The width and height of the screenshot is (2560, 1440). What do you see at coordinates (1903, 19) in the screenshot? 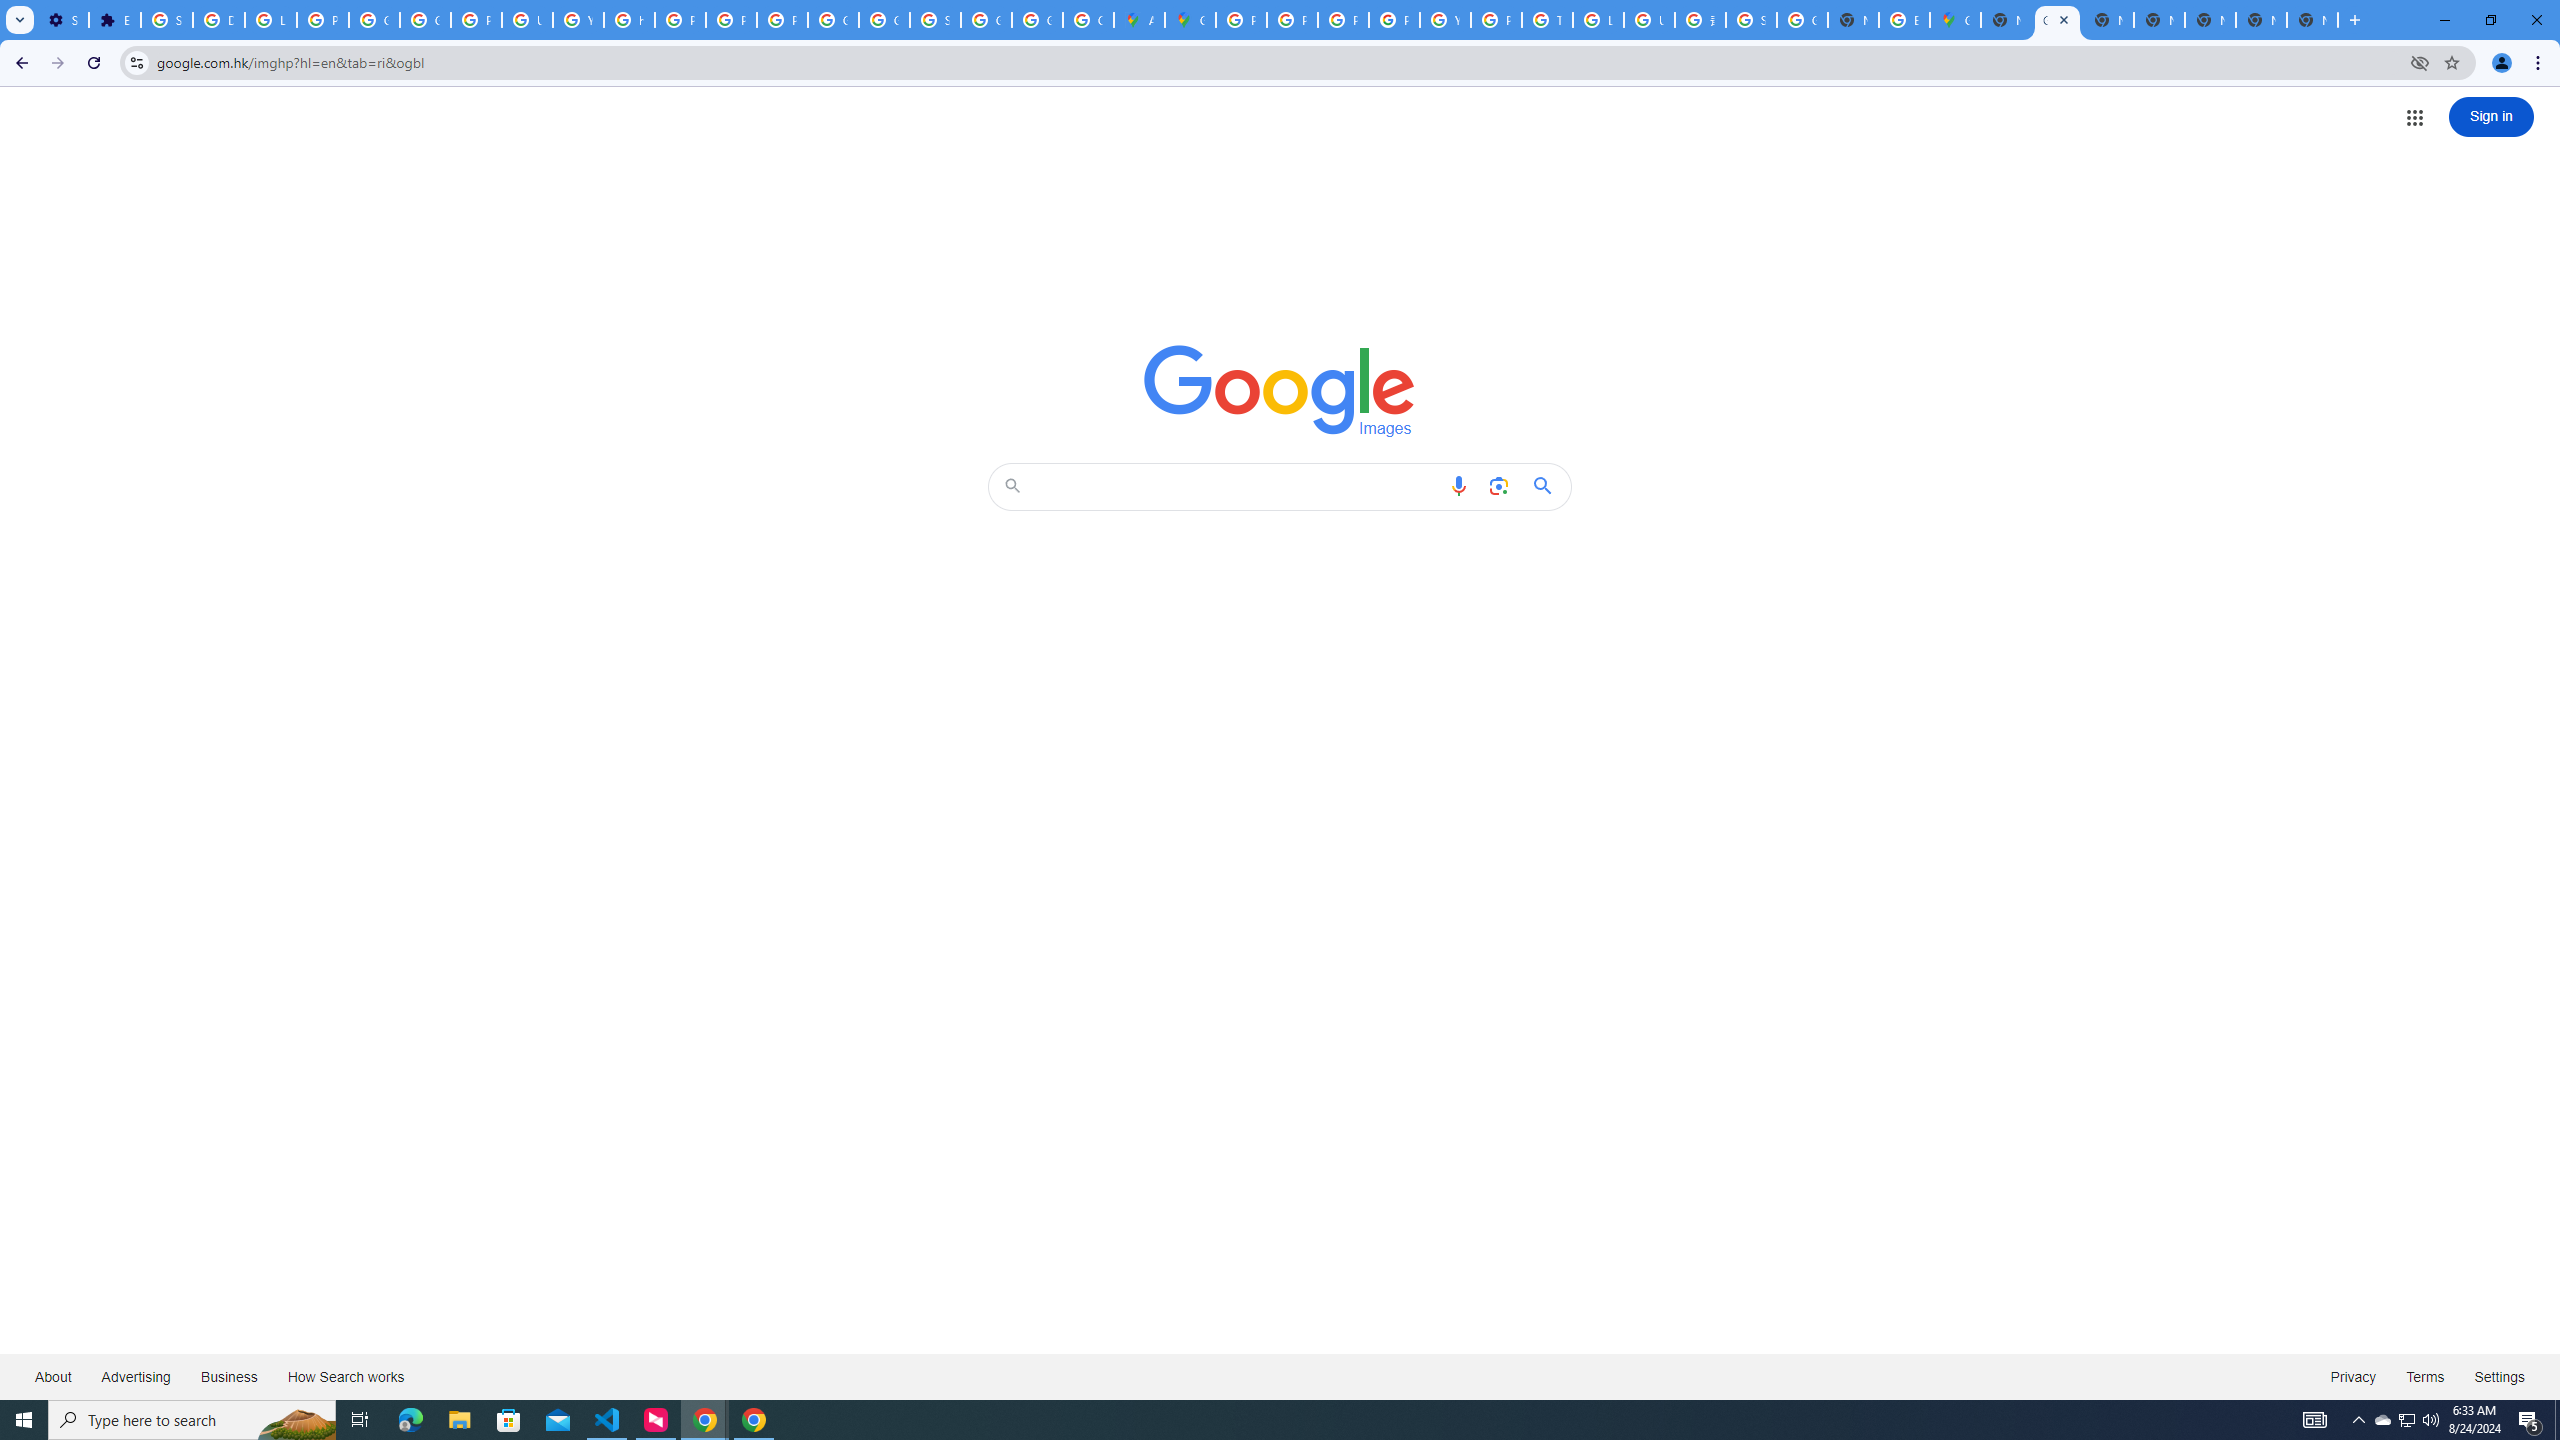
I see `'Explore new street-level details - Google Maps Help'` at bounding box center [1903, 19].